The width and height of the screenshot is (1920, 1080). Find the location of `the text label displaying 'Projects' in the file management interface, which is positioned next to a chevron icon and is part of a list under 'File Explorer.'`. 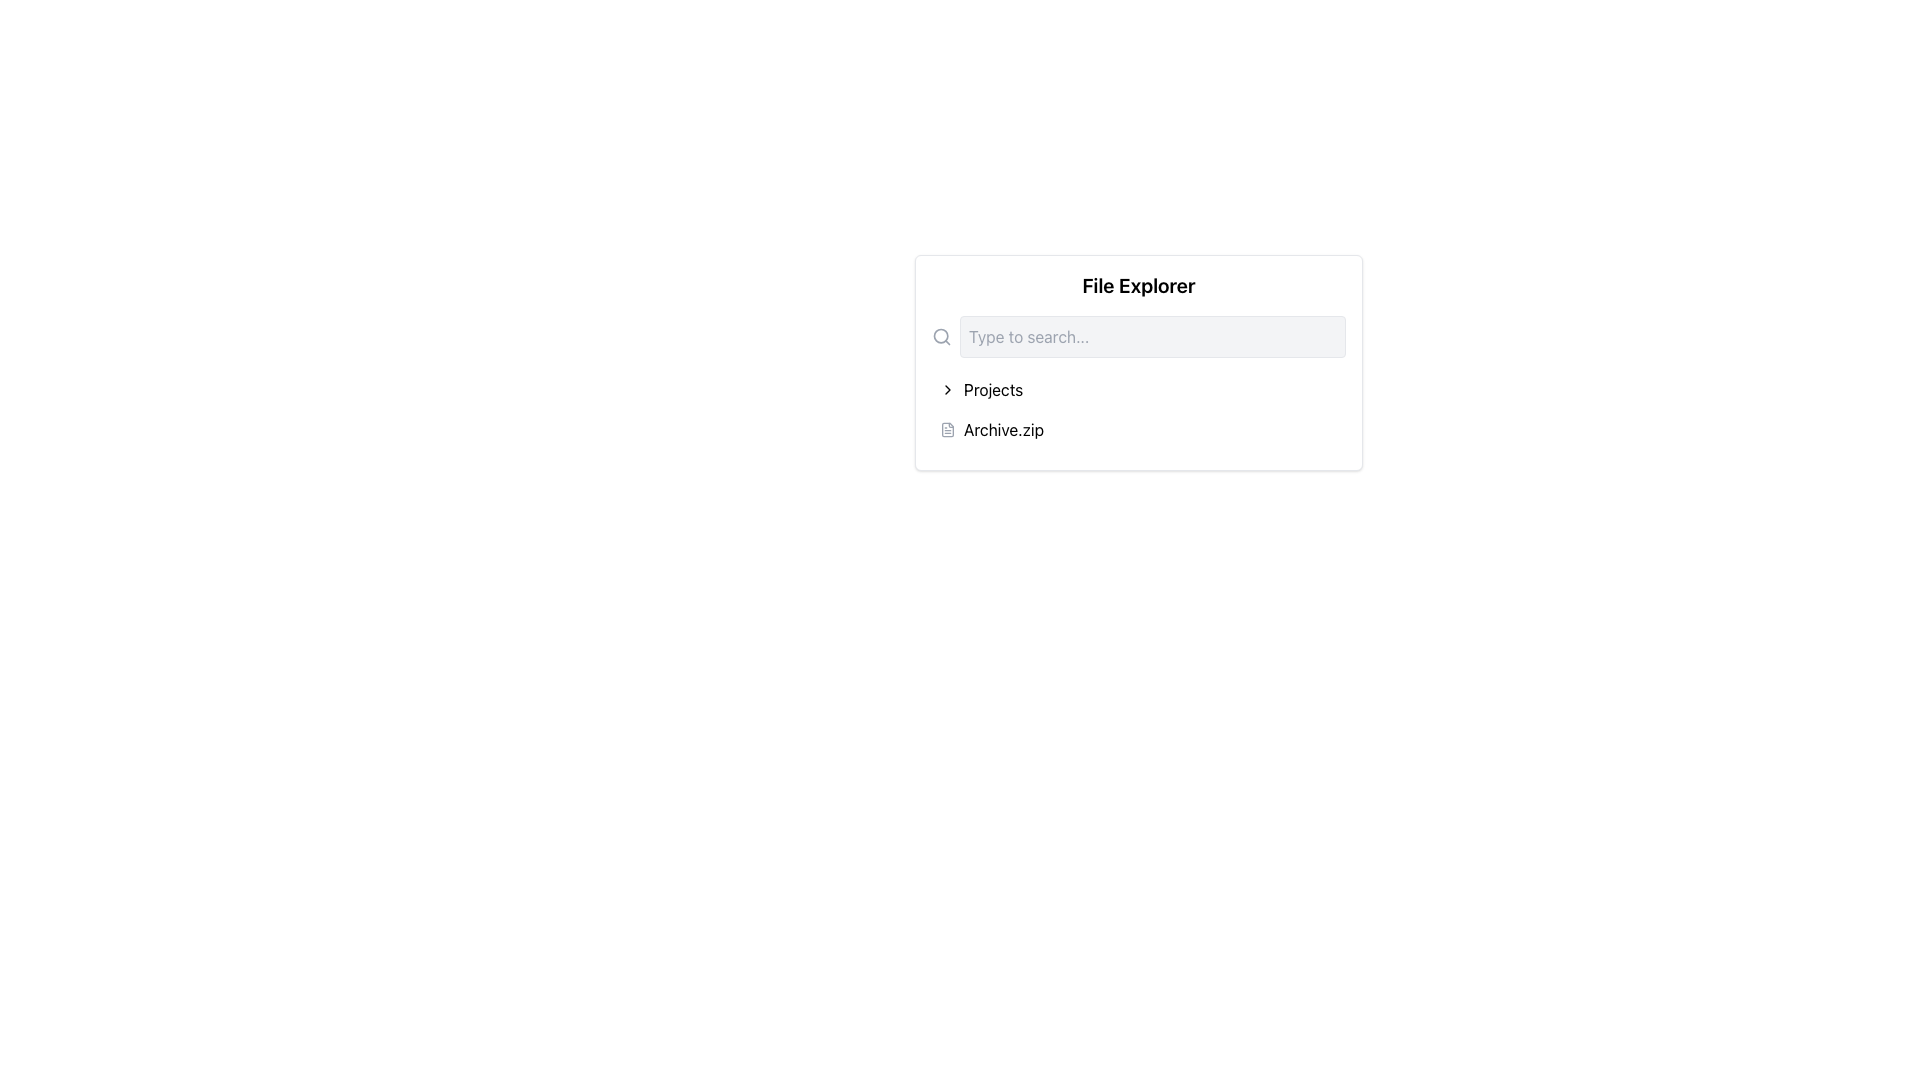

the text label displaying 'Projects' in the file management interface, which is positioned next to a chevron icon and is part of a list under 'File Explorer.' is located at coordinates (993, 389).